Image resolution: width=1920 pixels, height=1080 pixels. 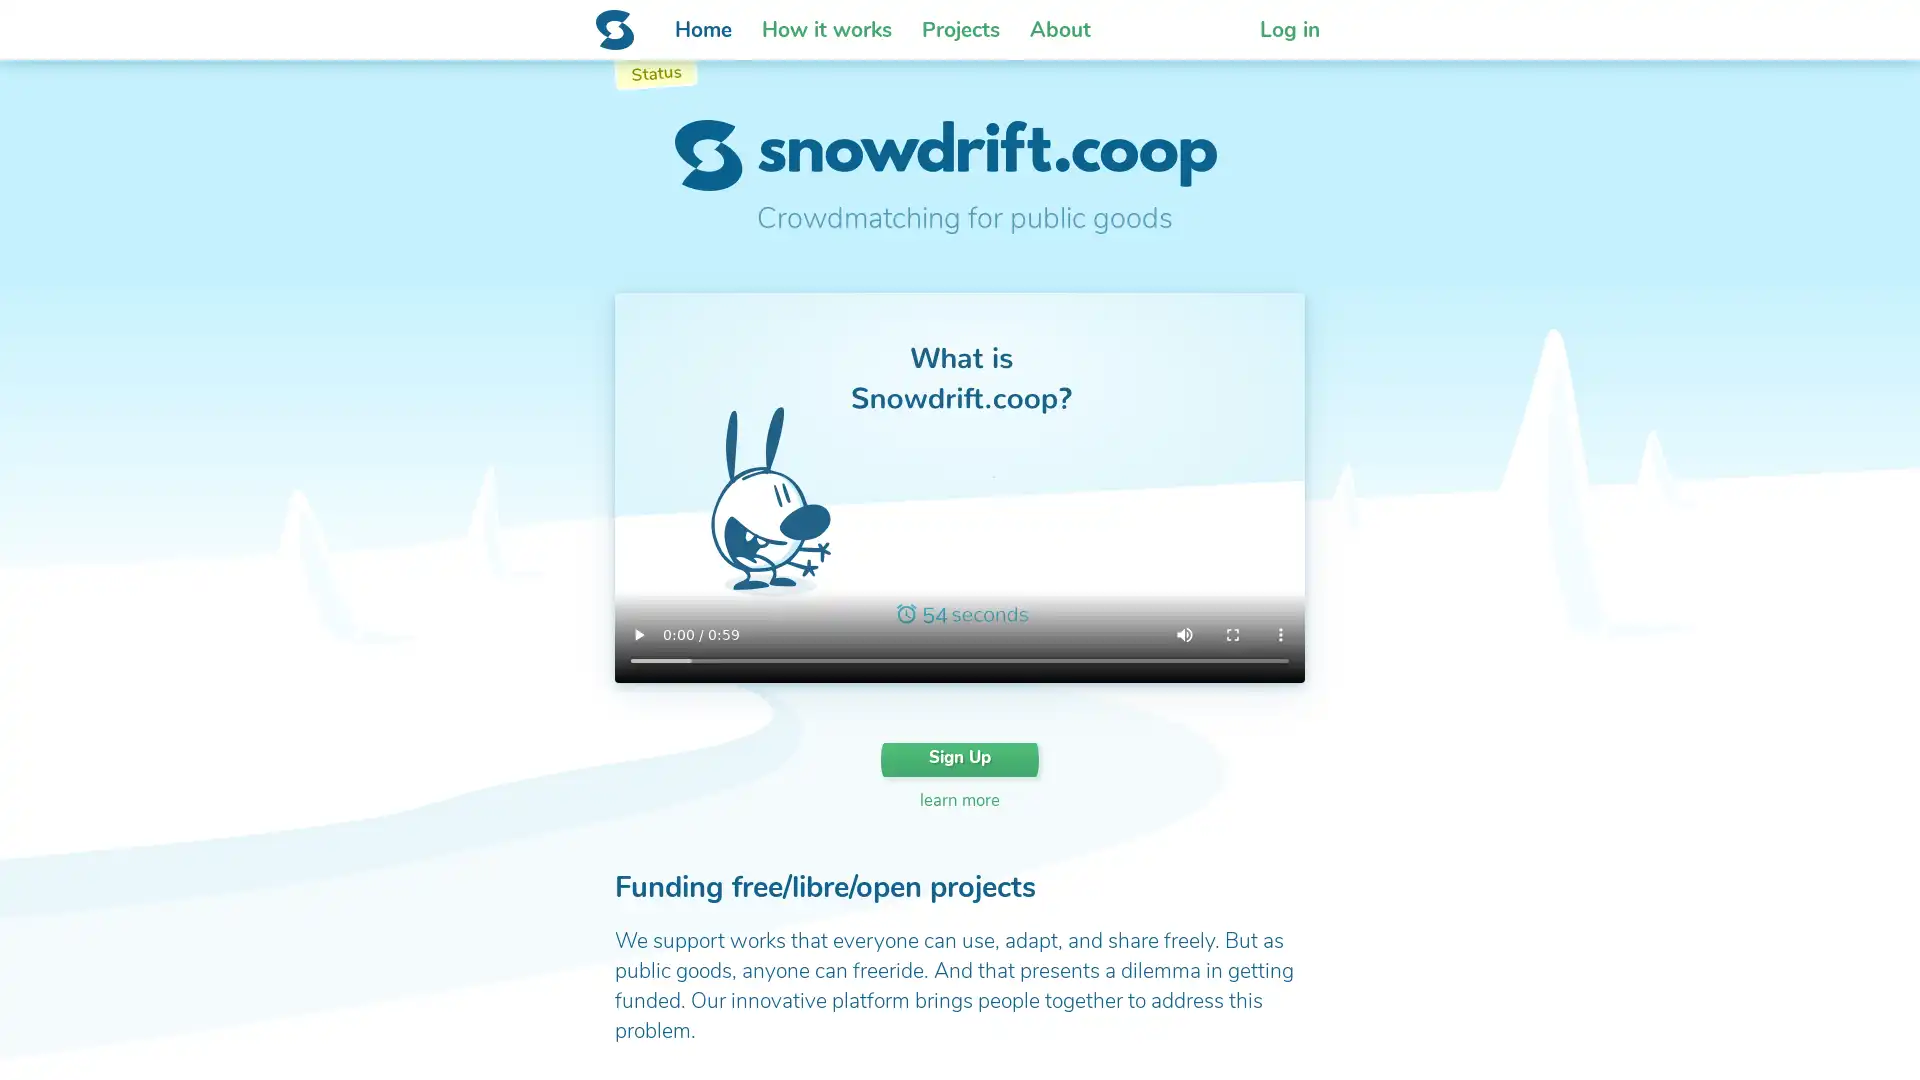 I want to click on enter full screen, so click(x=1232, y=635).